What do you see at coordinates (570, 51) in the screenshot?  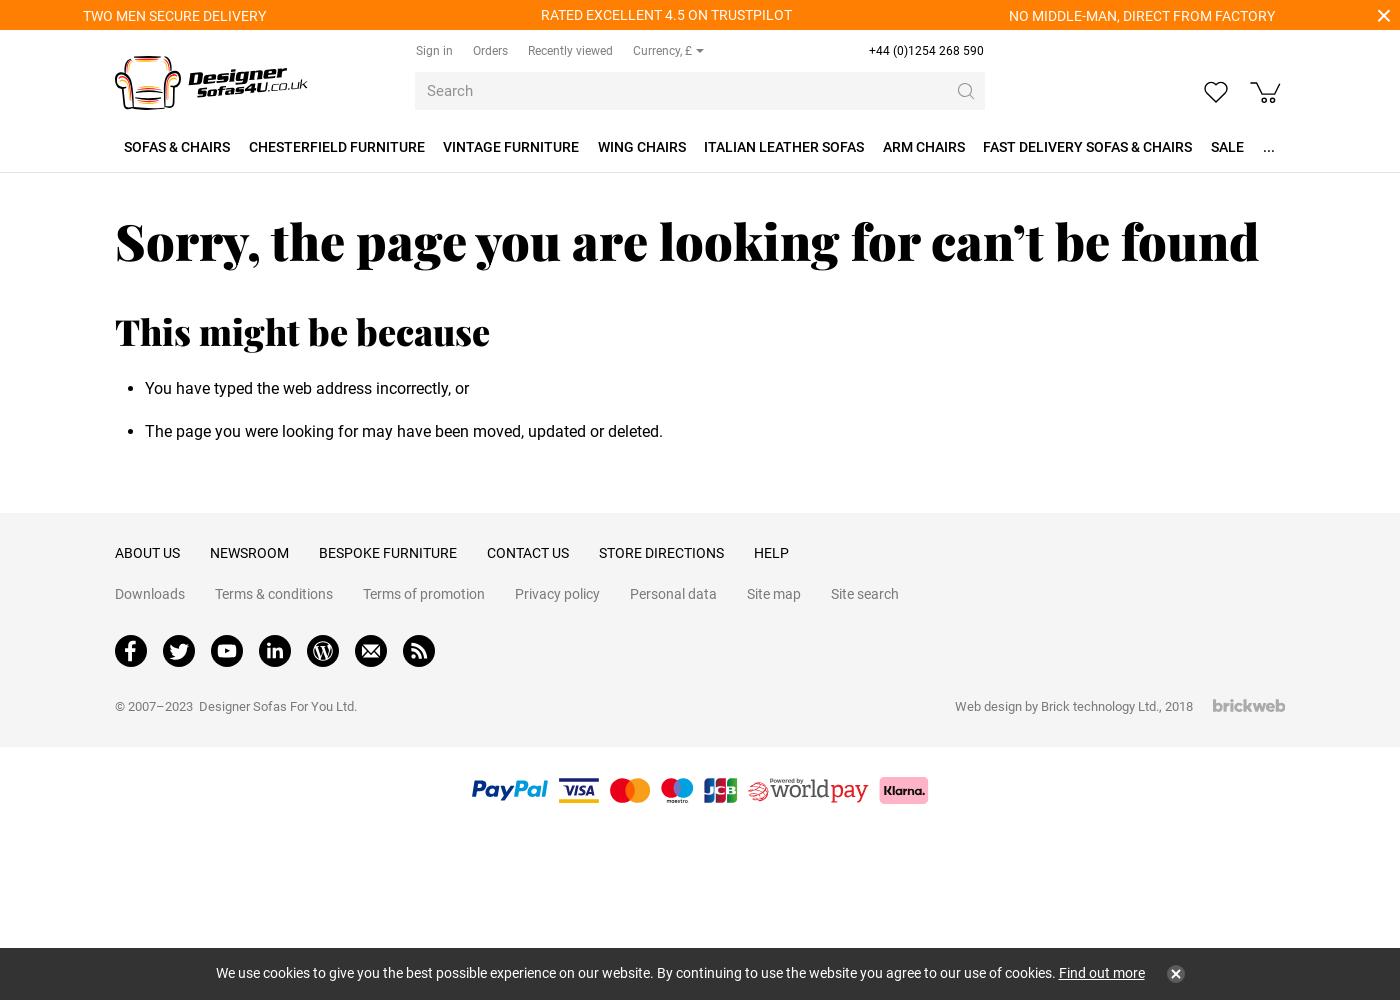 I see `'Recently viewed'` at bounding box center [570, 51].